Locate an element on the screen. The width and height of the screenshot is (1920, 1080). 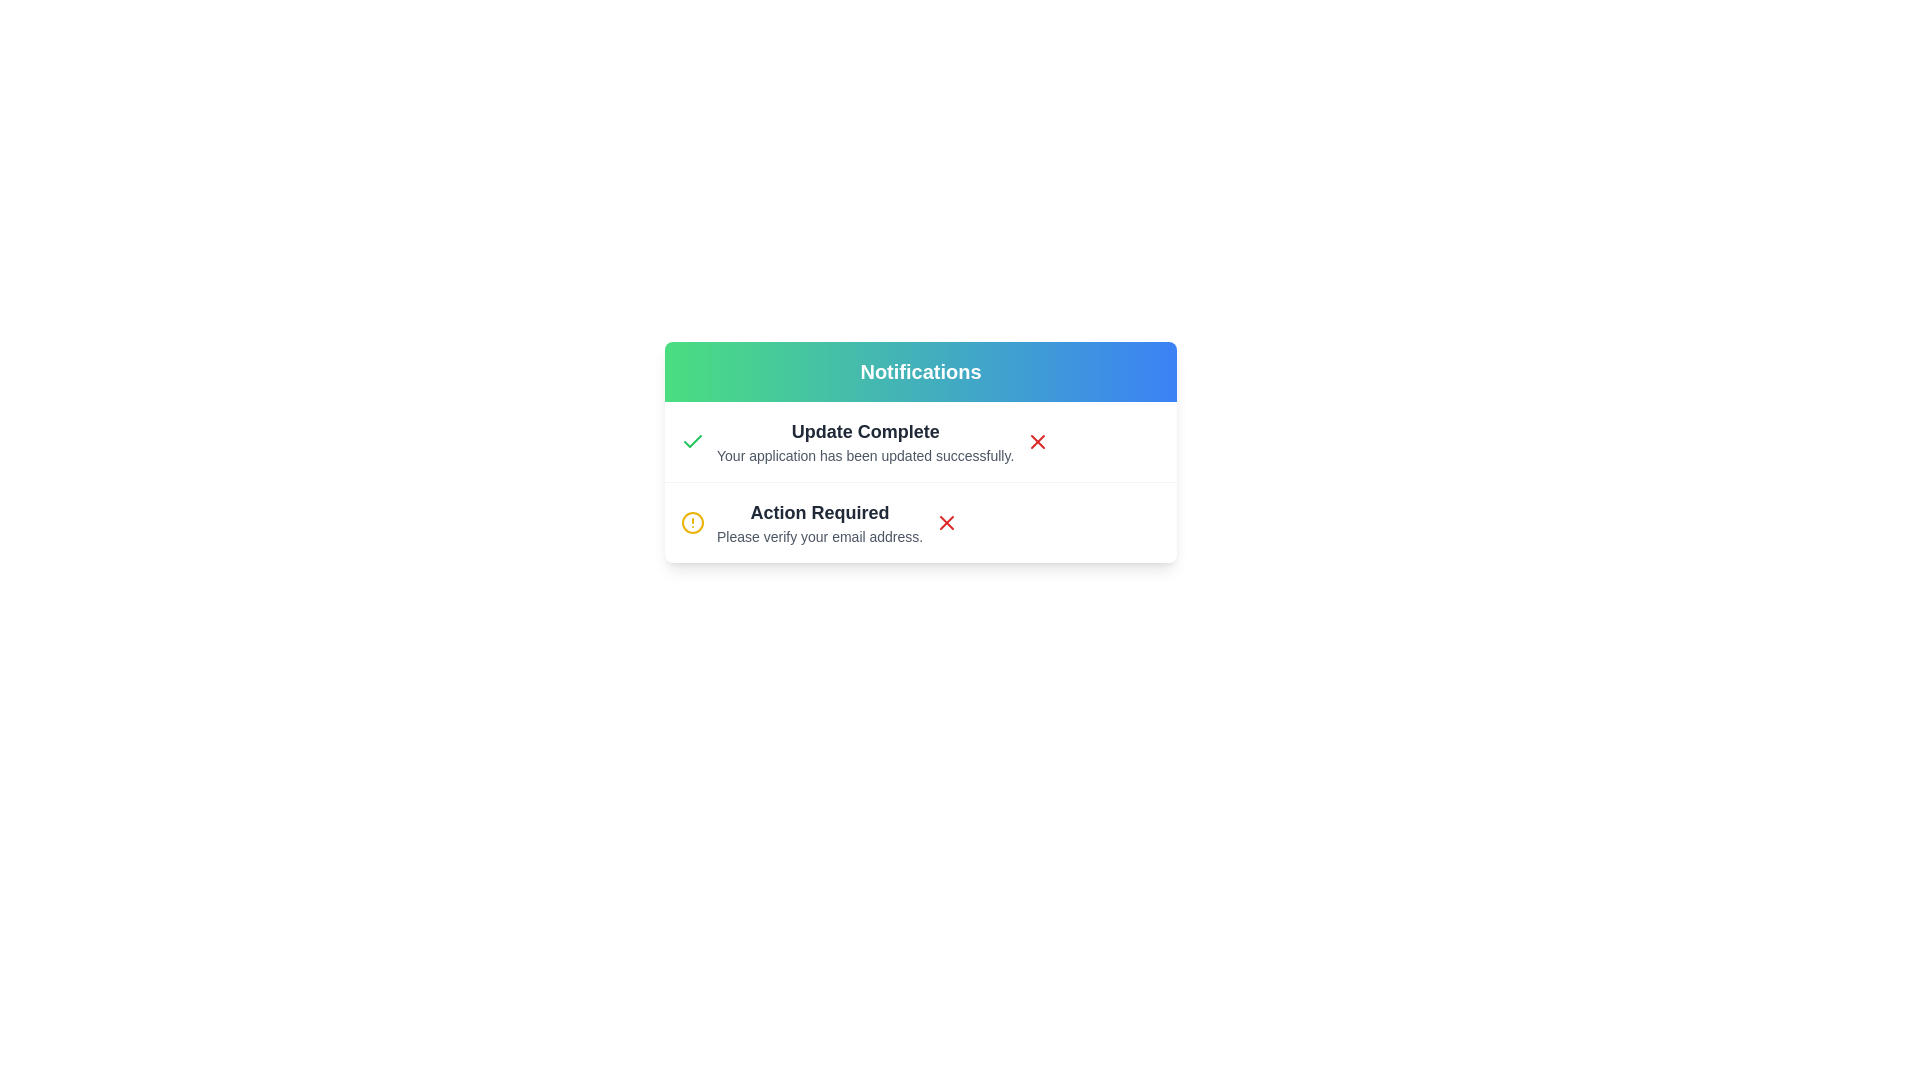
the circular icon with a yellow outline that resembles an alert or notification symbol, located to the left of the text 'Action Required' in the notification panel is located at coordinates (692, 522).